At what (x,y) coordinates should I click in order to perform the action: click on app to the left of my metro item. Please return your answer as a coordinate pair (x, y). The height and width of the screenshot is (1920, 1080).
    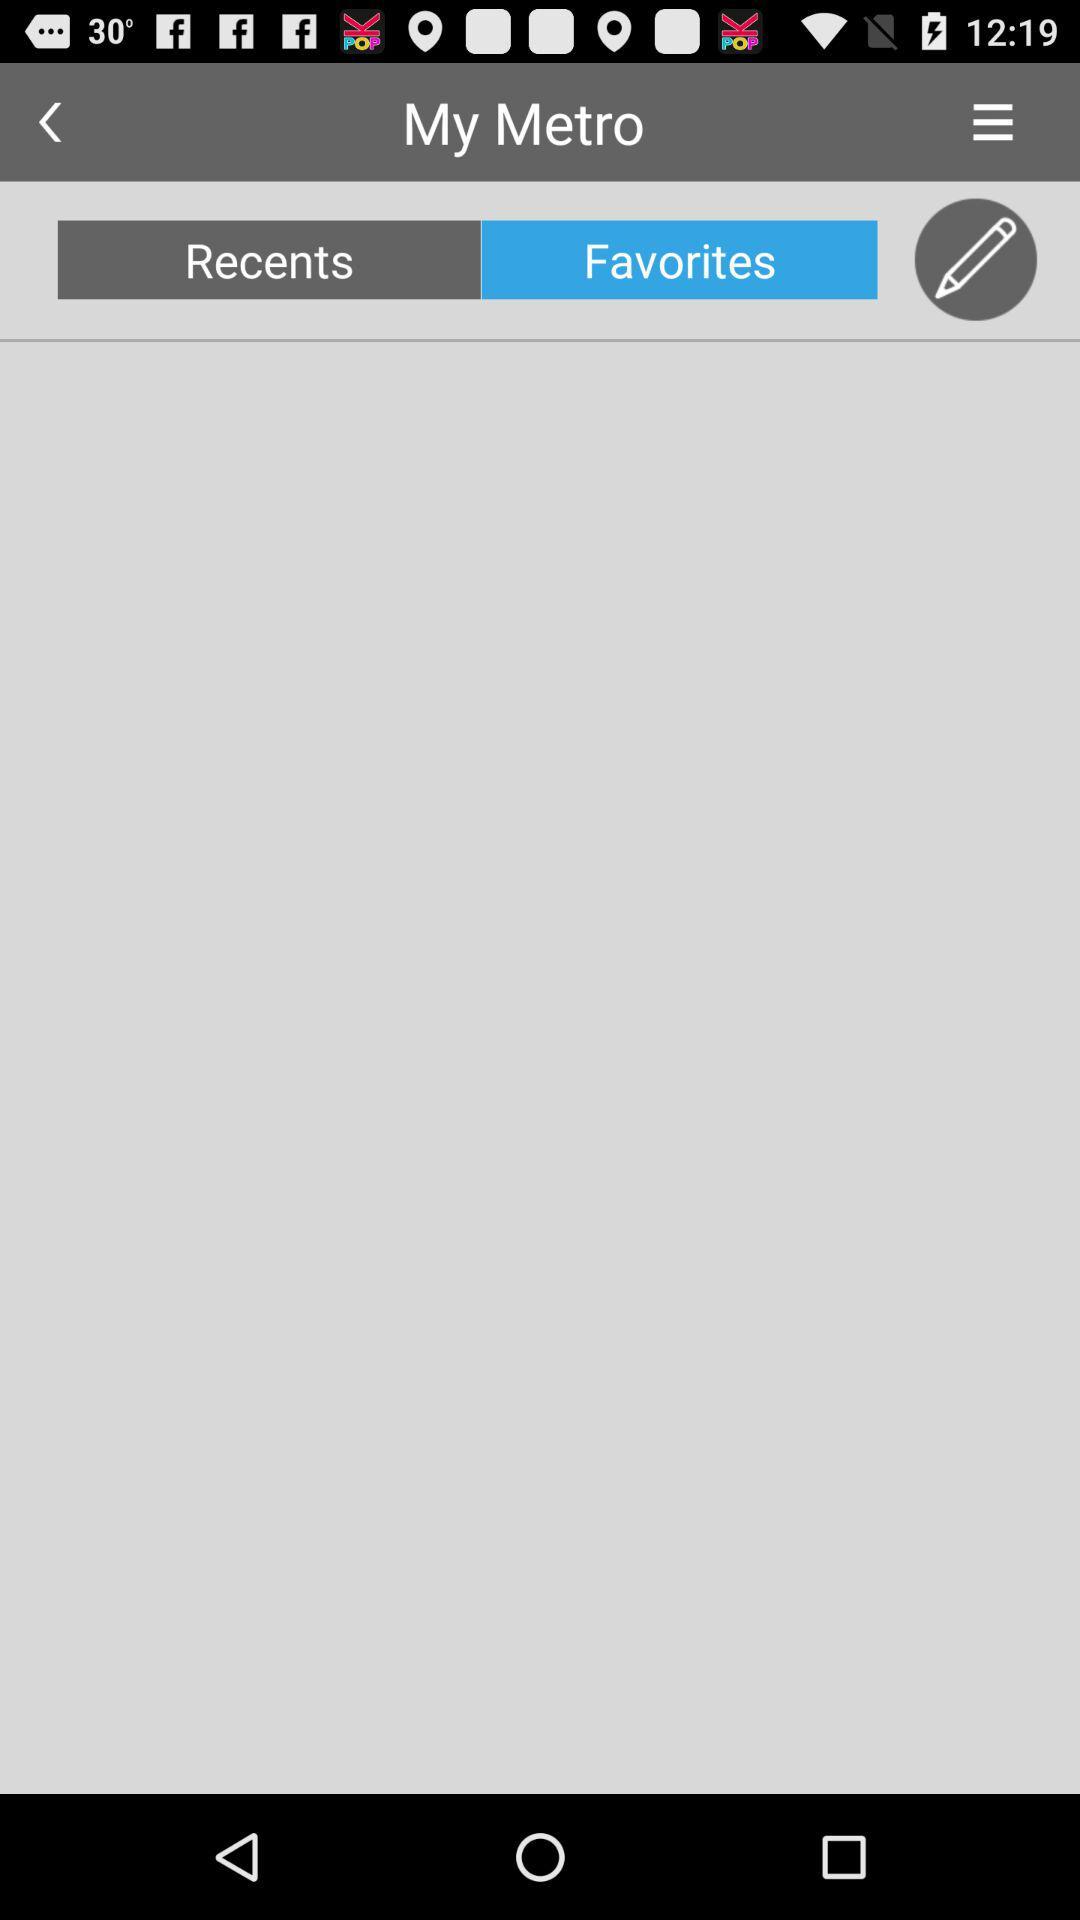
    Looking at the image, I should click on (48, 121).